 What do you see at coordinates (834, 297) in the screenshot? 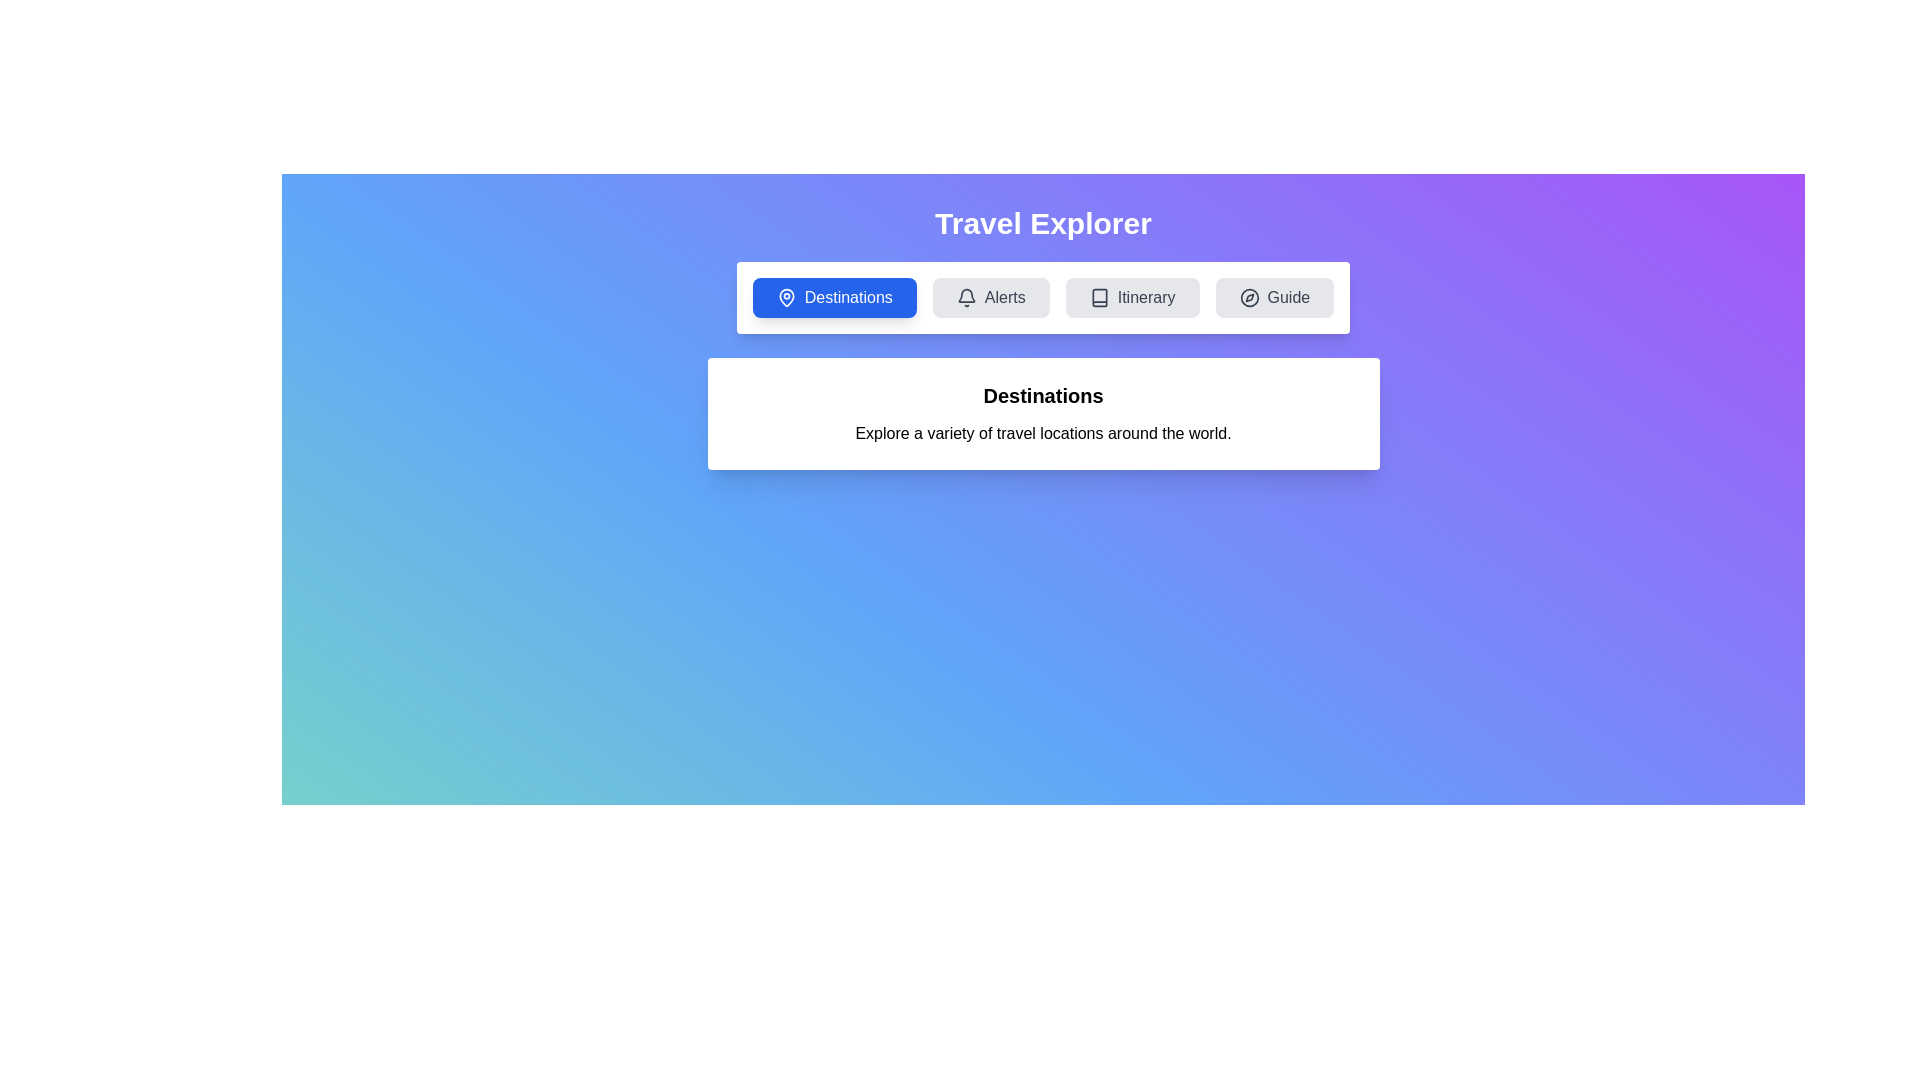
I see `the tab labeled Destinations` at bounding box center [834, 297].